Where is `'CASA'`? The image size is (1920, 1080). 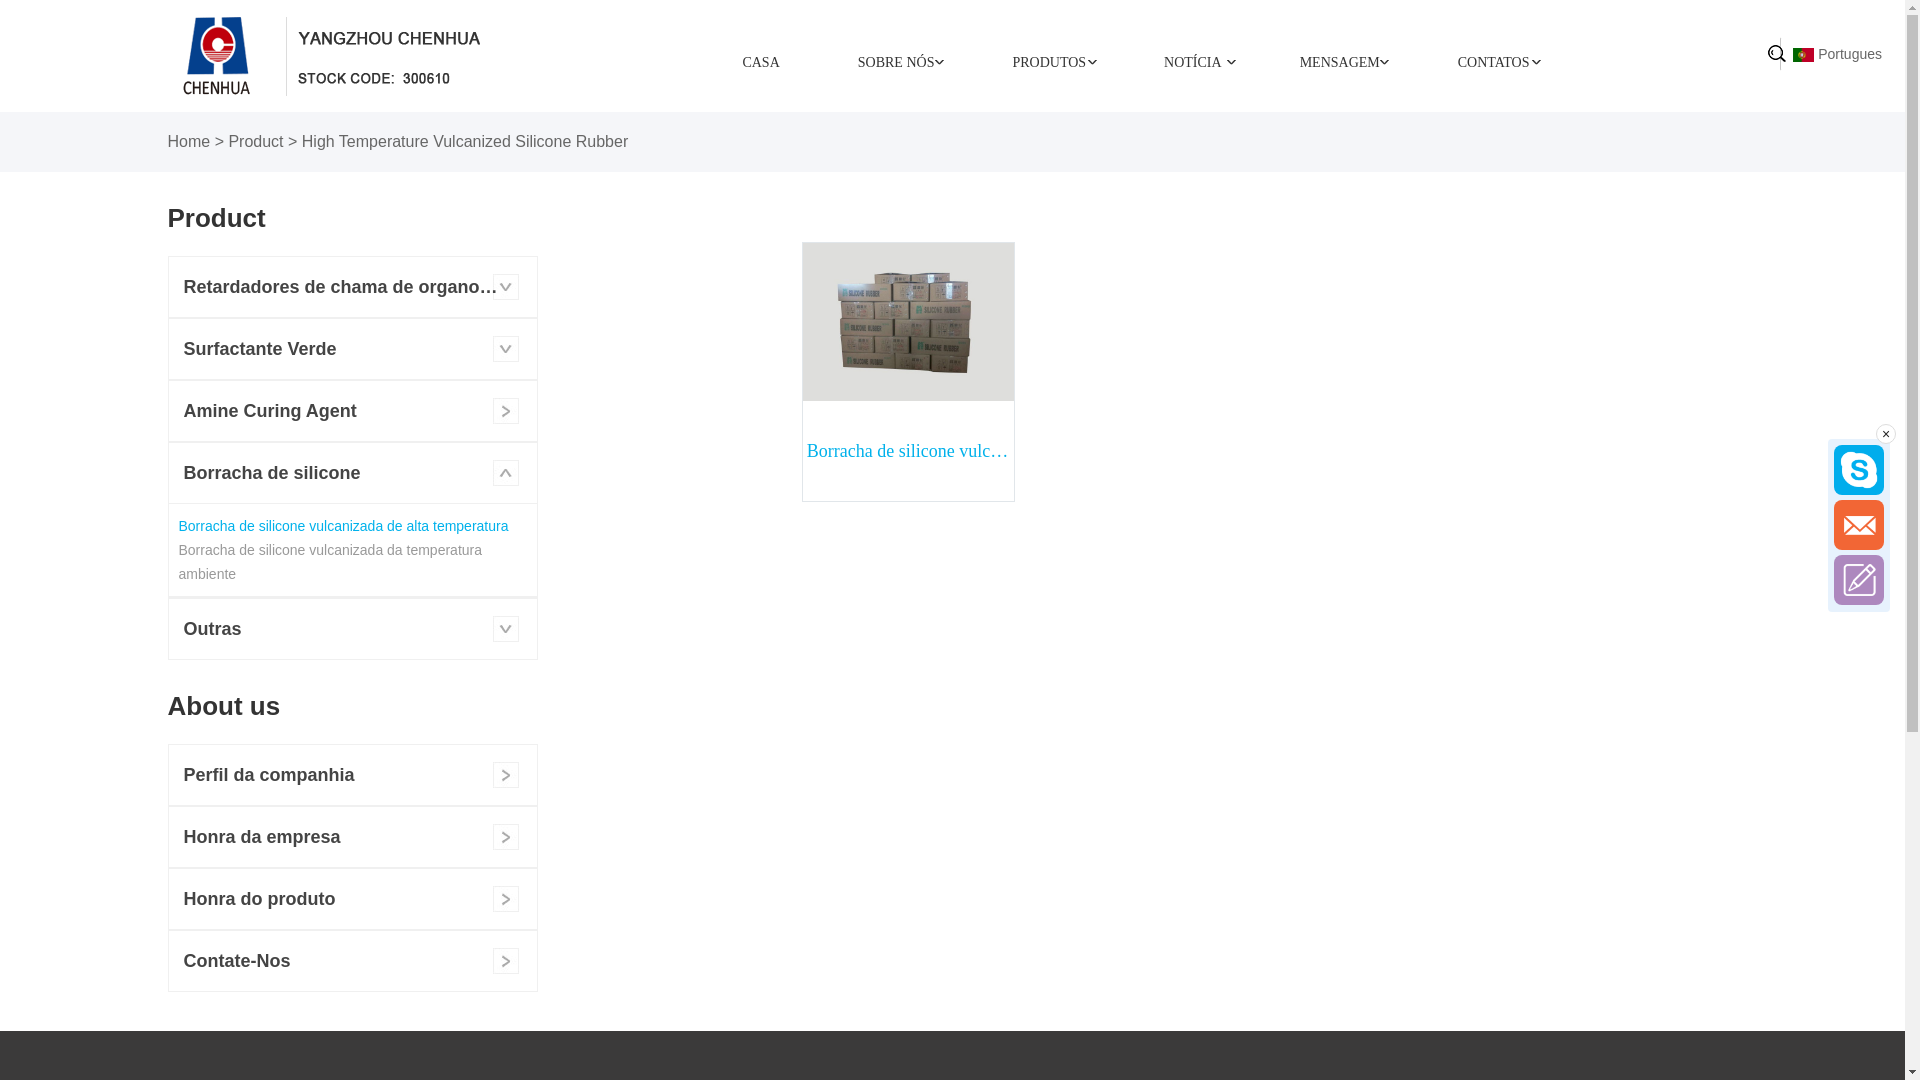 'CASA' is located at coordinates (759, 60).